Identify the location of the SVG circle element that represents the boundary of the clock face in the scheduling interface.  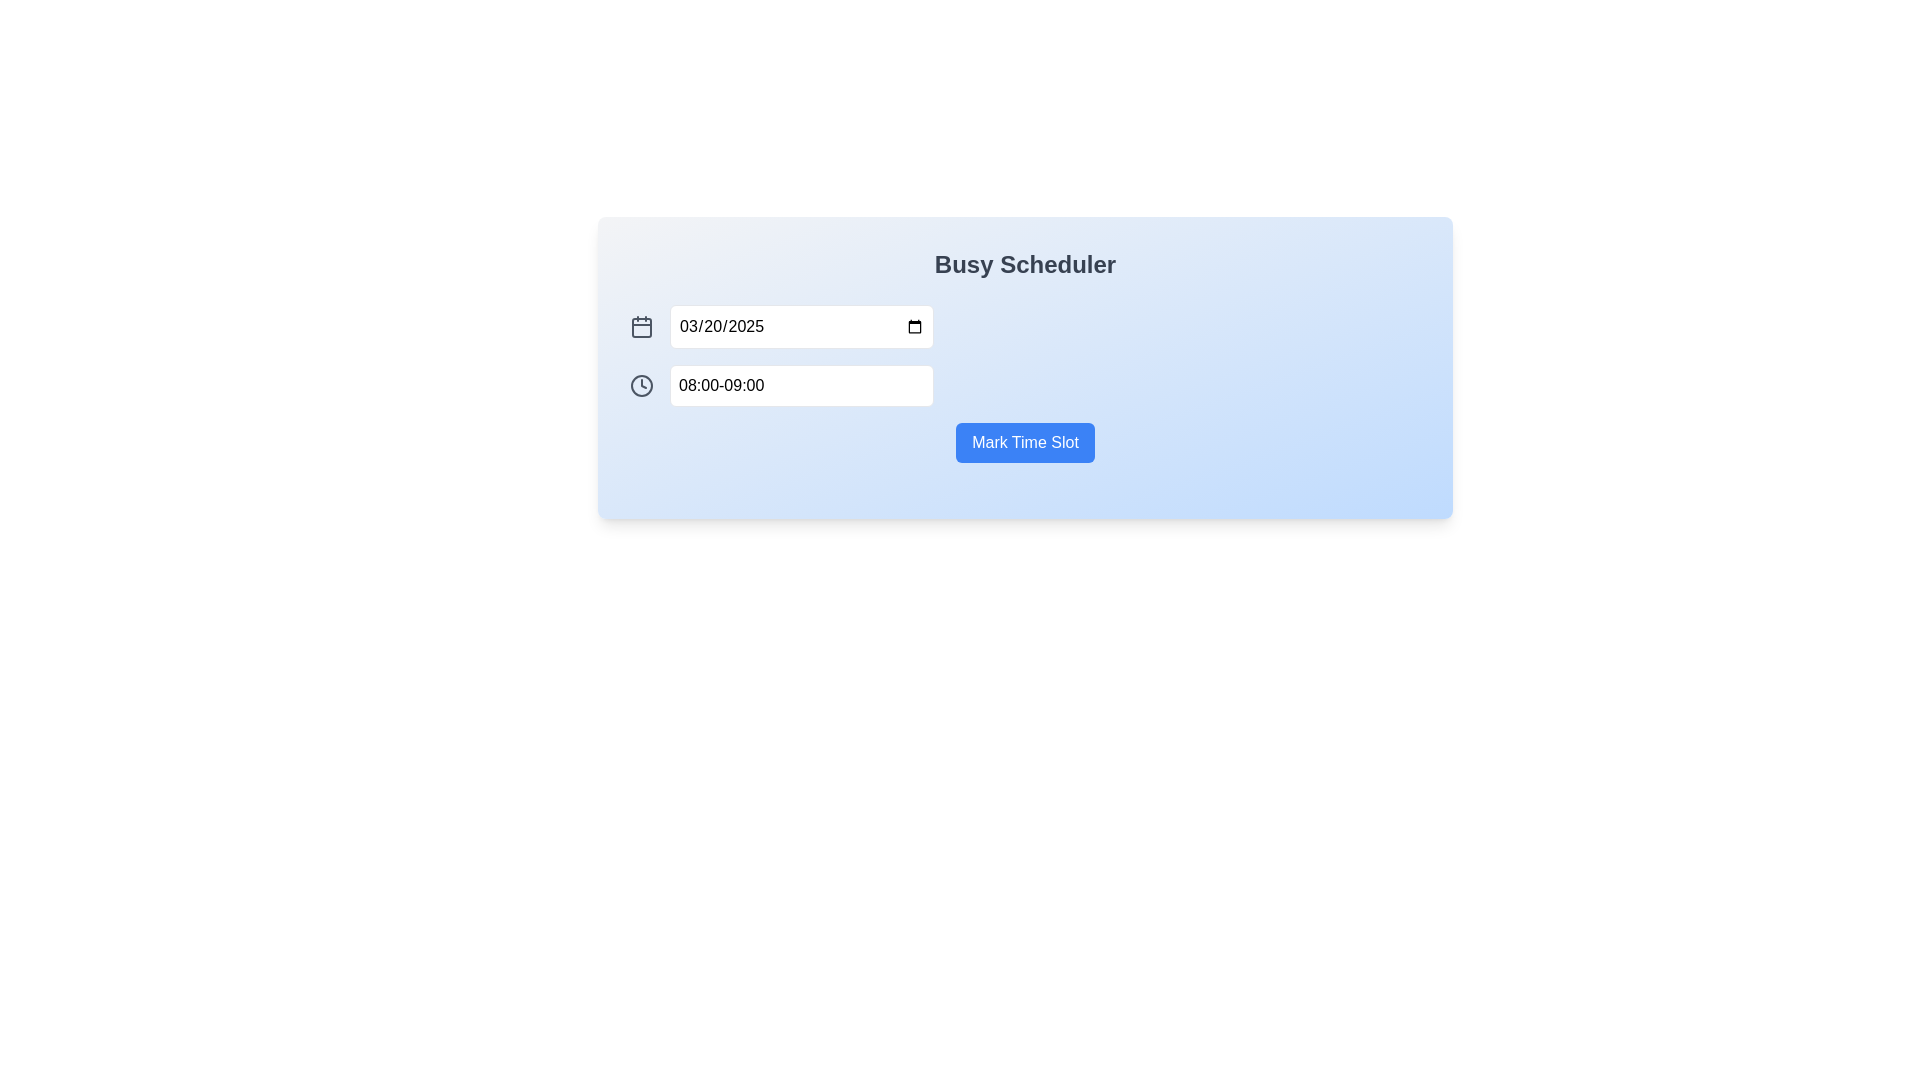
(642, 385).